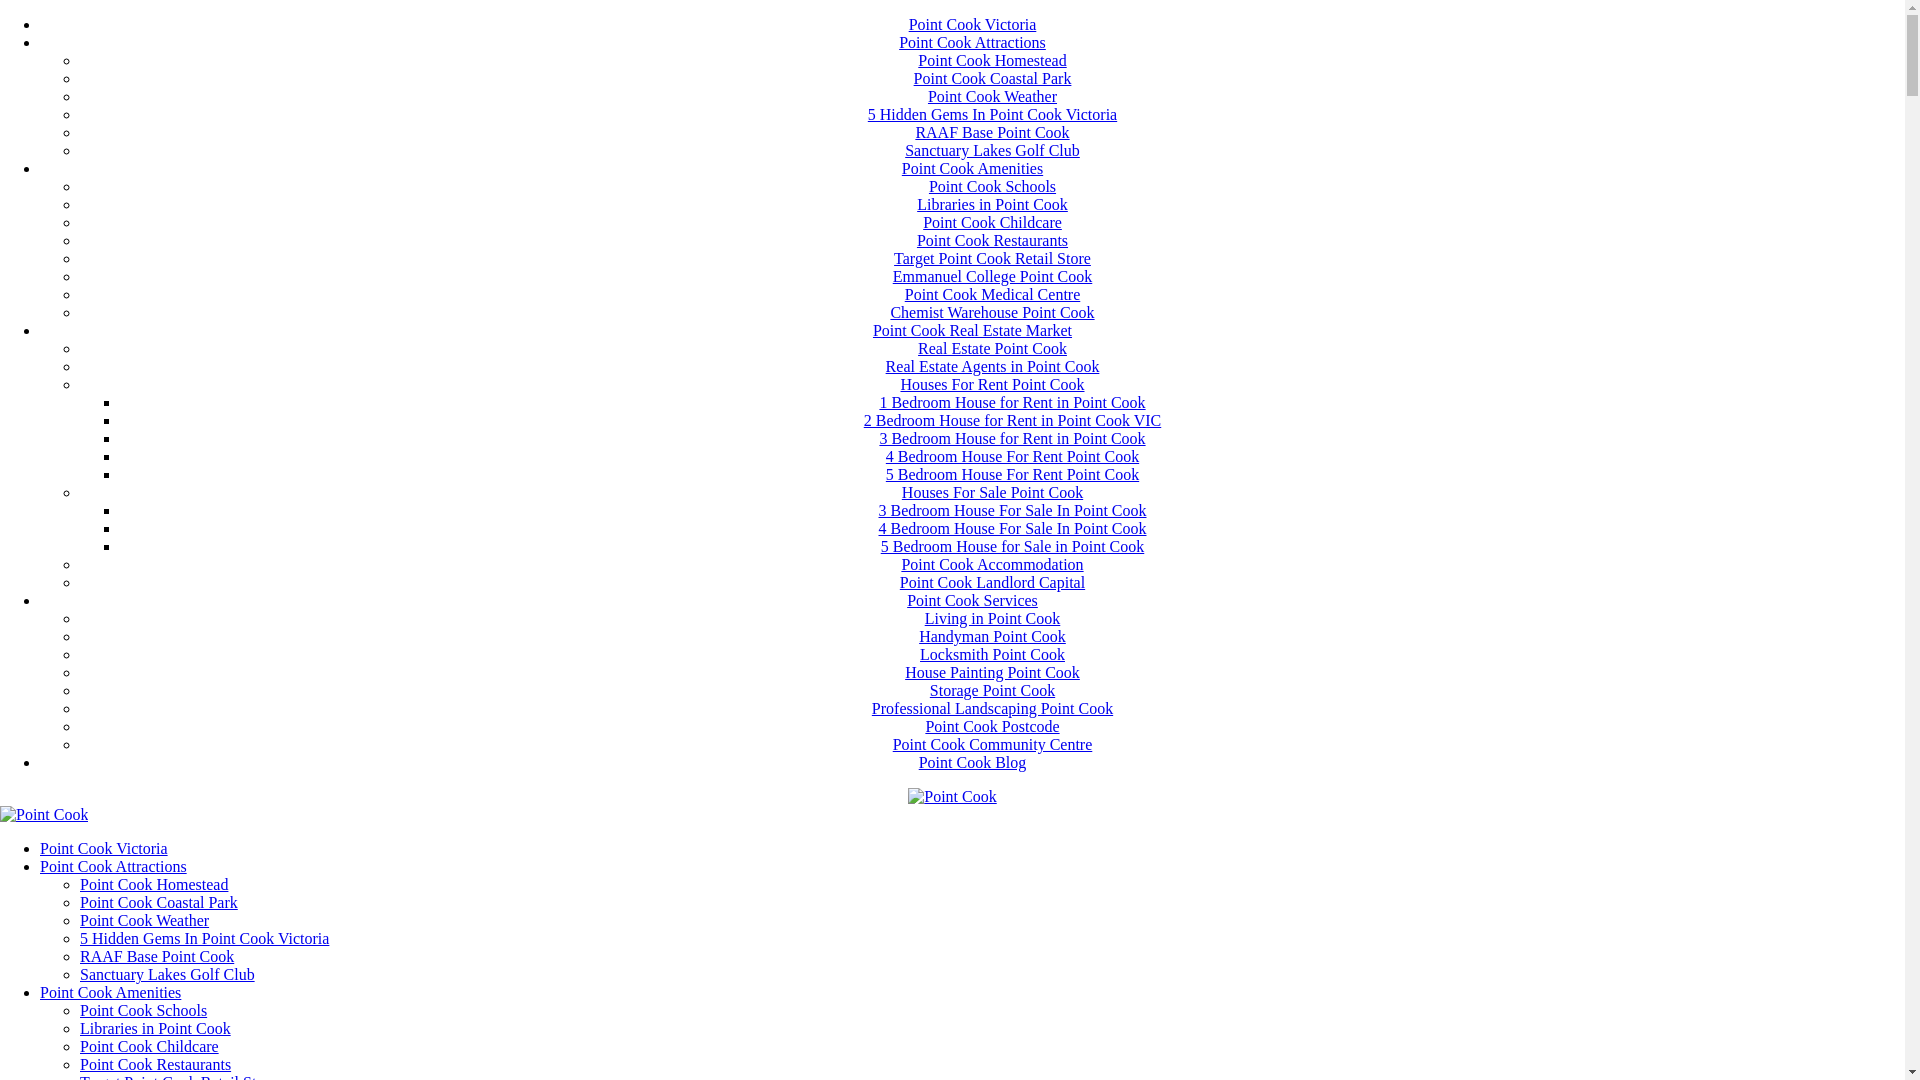 The width and height of the screenshot is (1920, 1080). What do you see at coordinates (992, 222) in the screenshot?
I see `'Point Cook Childcare'` at bounding box center [992, 222].